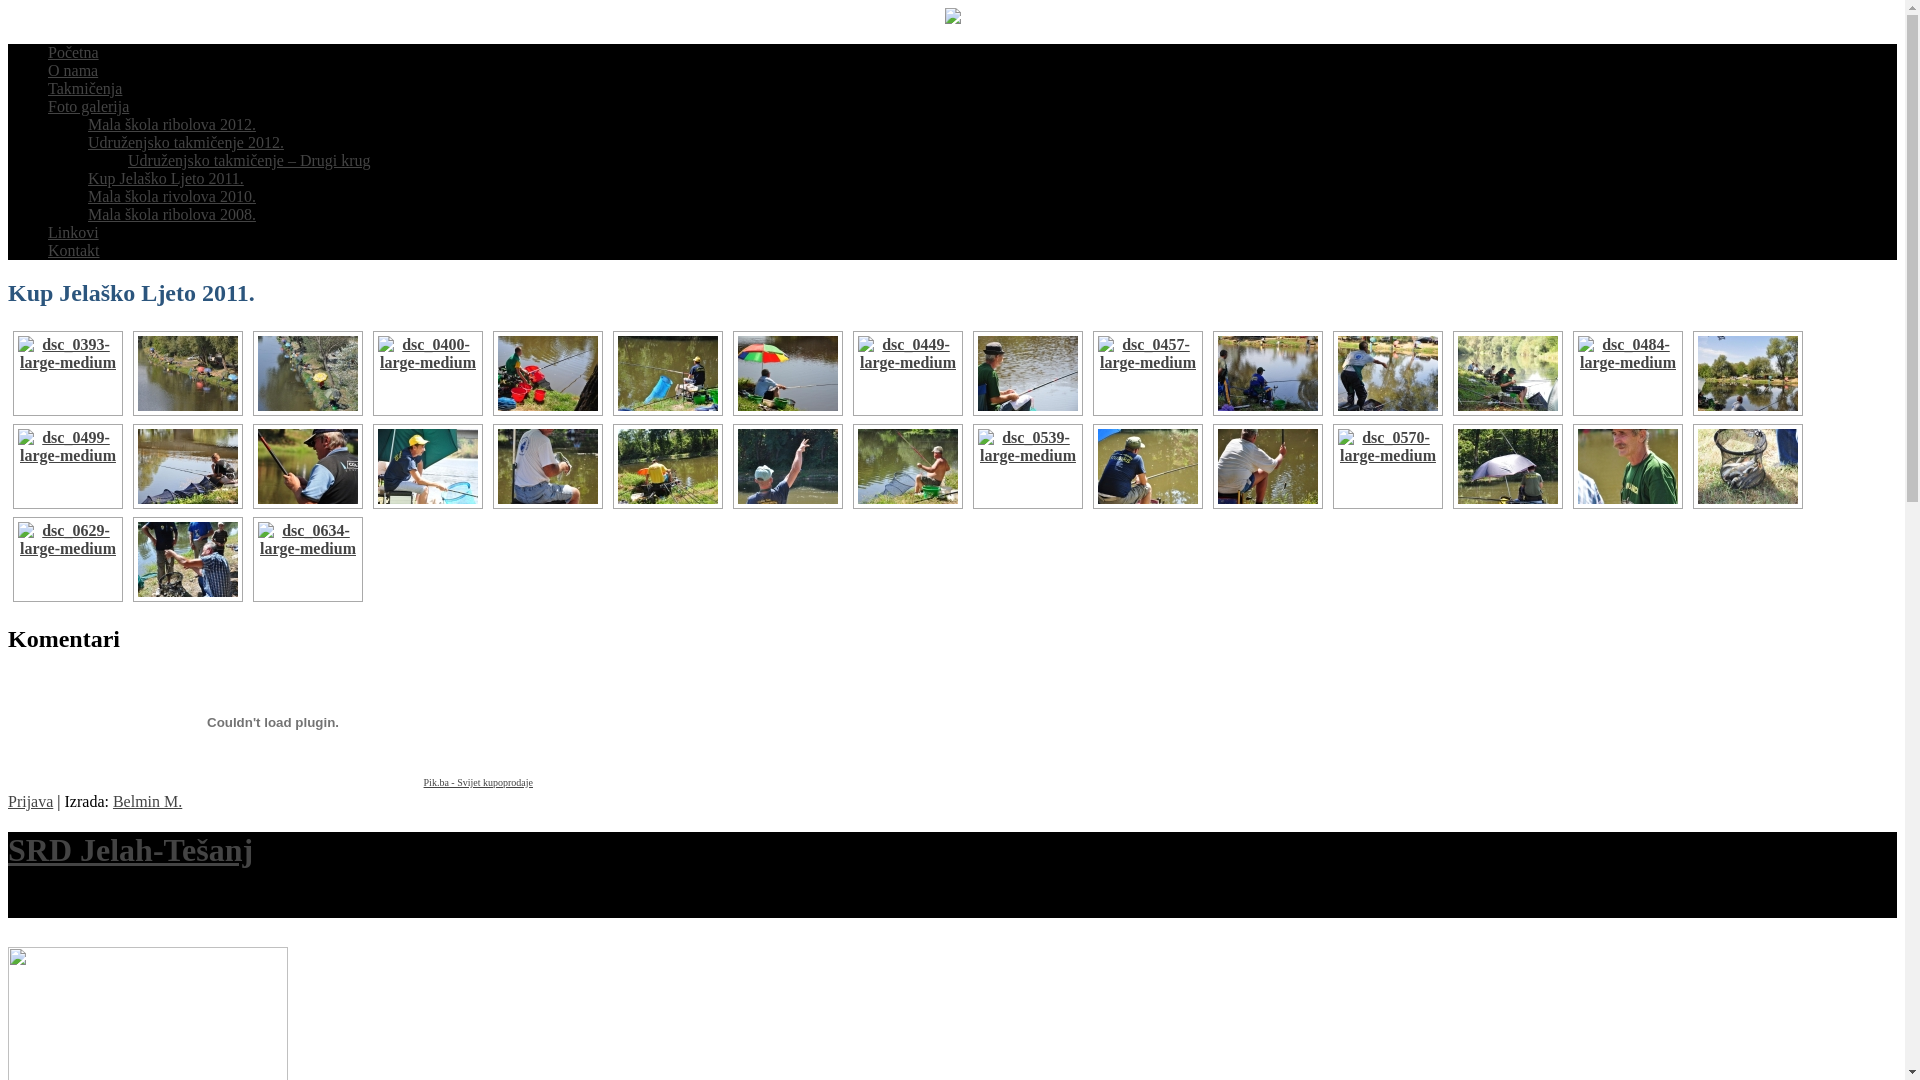 The height and width of the screenshot is (1080, 1920). I want to click on 'Pik.ba - Svijet kupoprodaje', so click(477, 781).